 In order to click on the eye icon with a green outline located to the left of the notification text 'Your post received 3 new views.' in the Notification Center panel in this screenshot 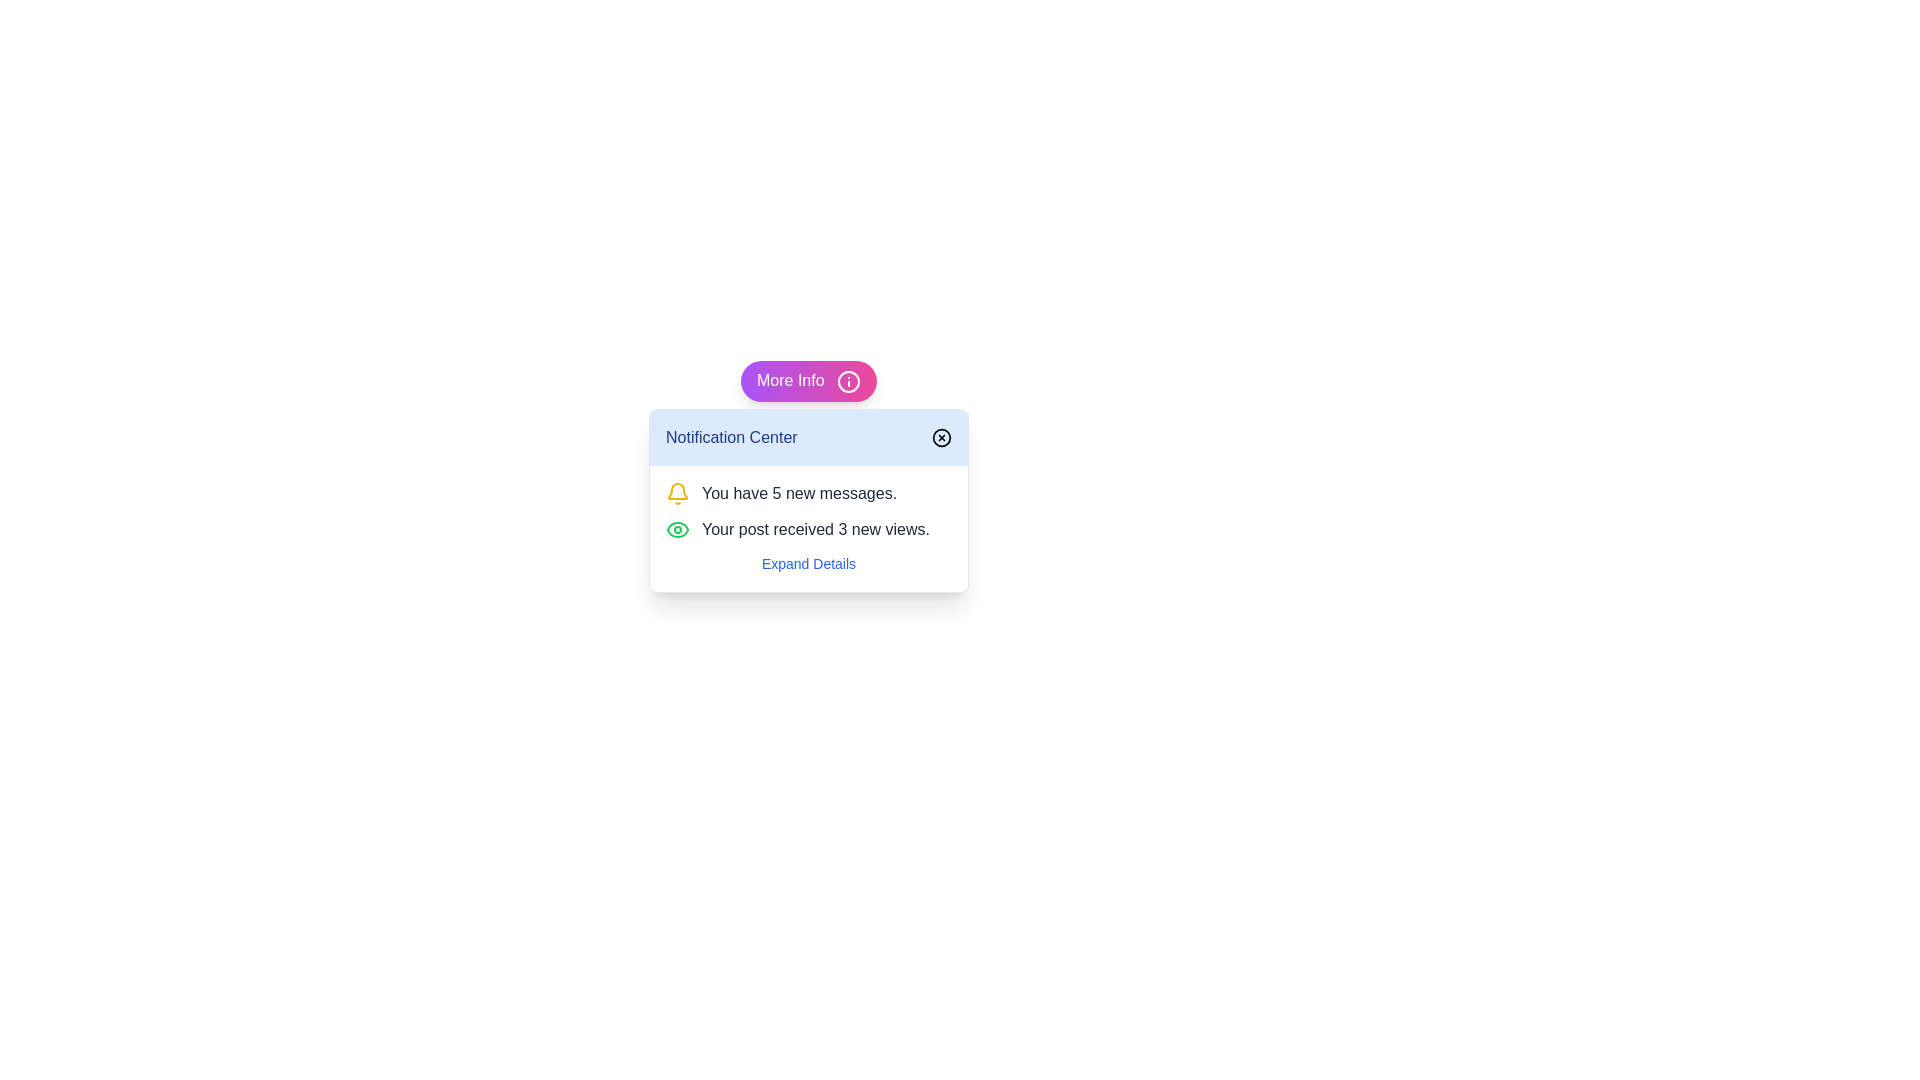, I will do `click(677, 528)`.